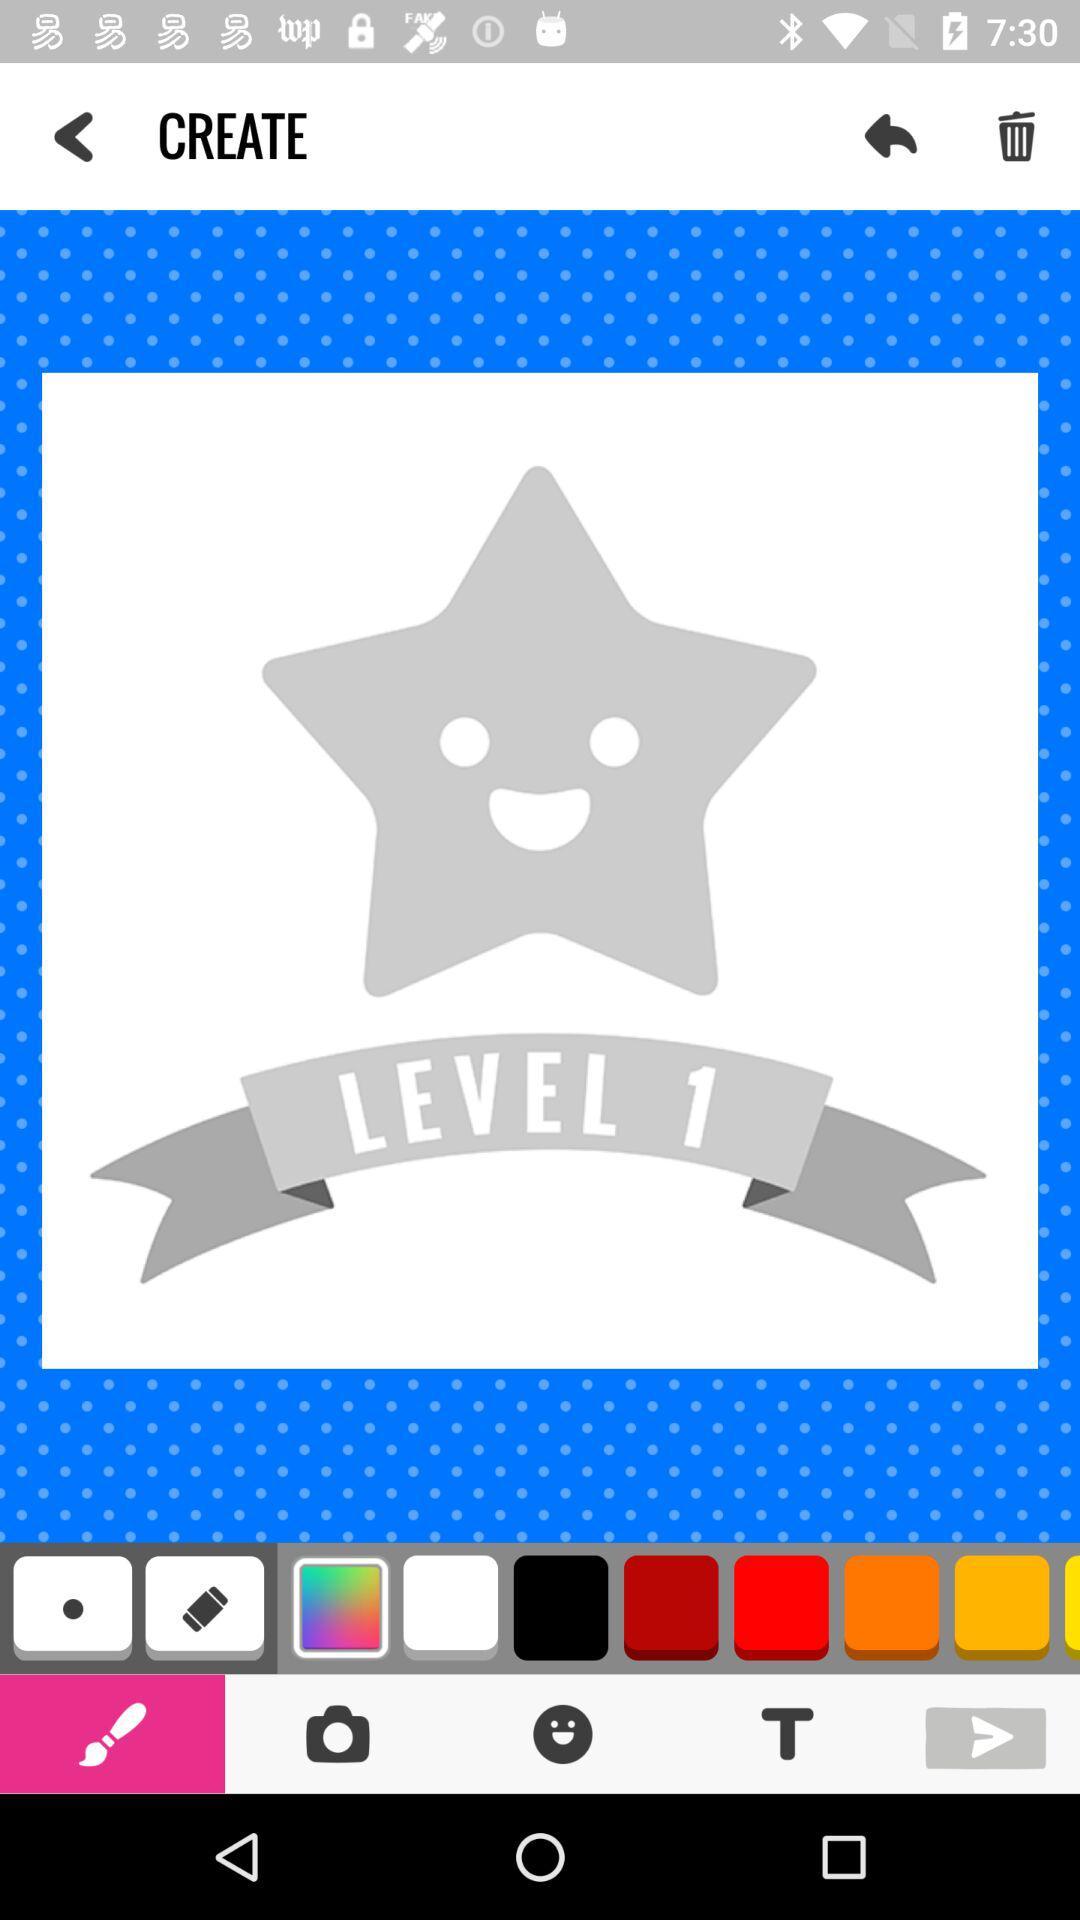 This screenshot has height=1920, width=1080. I want to click on pencil to paint, so click(112, 1732).